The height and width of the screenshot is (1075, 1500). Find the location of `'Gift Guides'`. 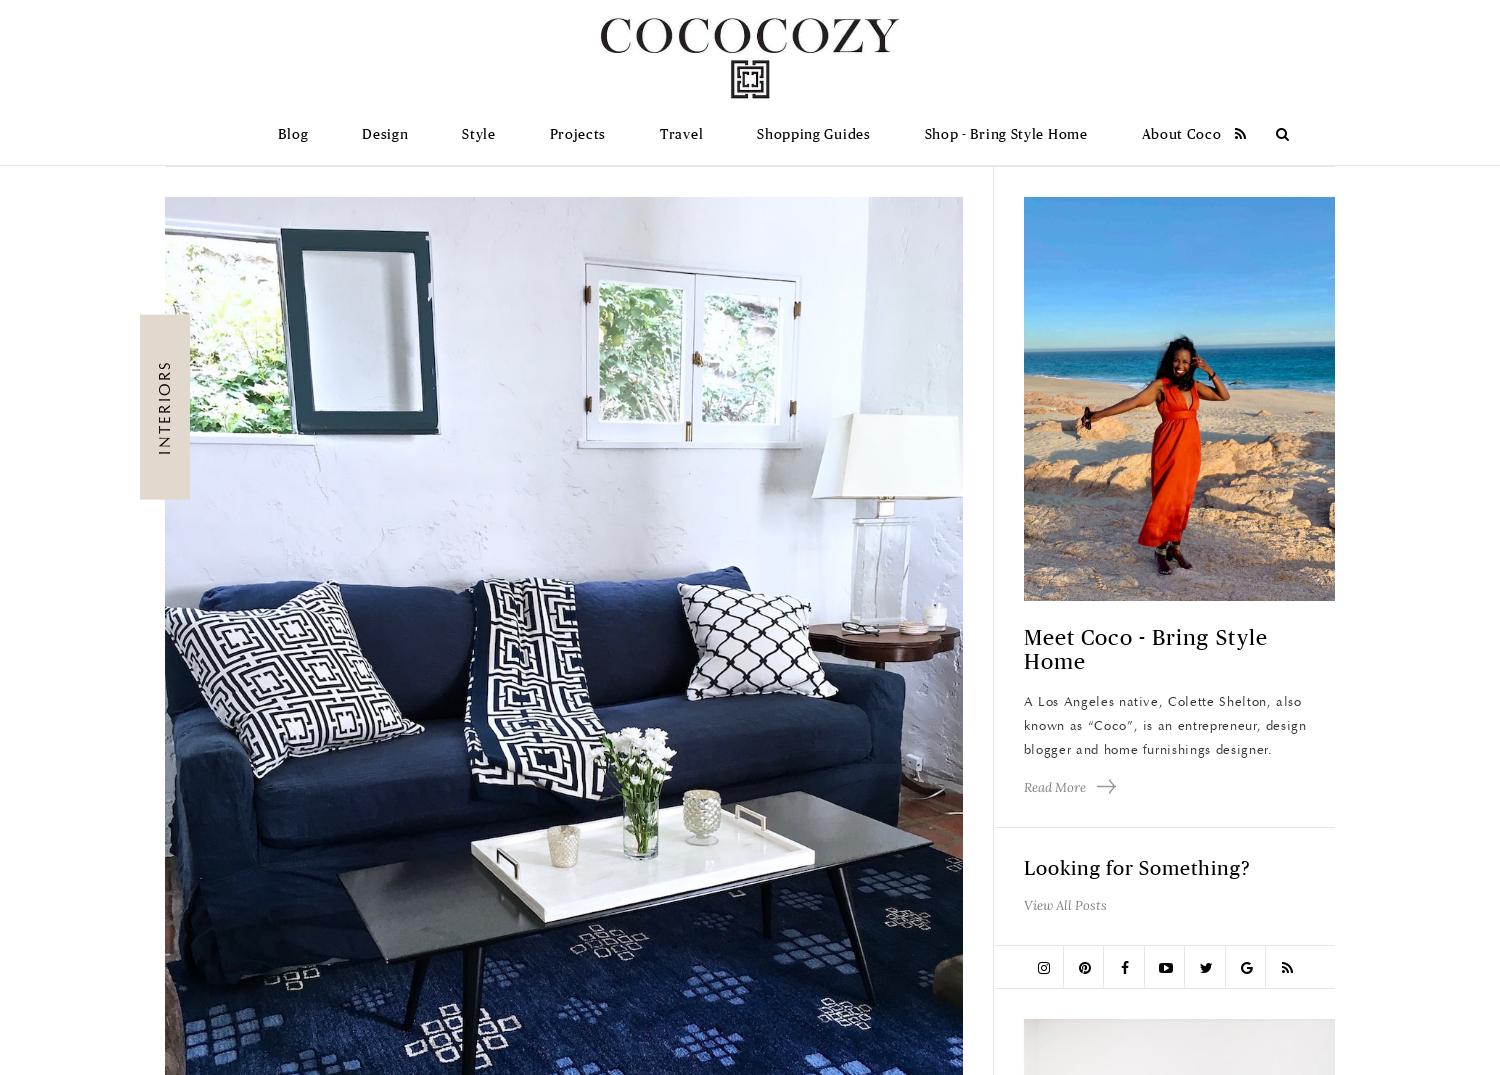

'Gift Guides' is located at coordinates (809, 188).